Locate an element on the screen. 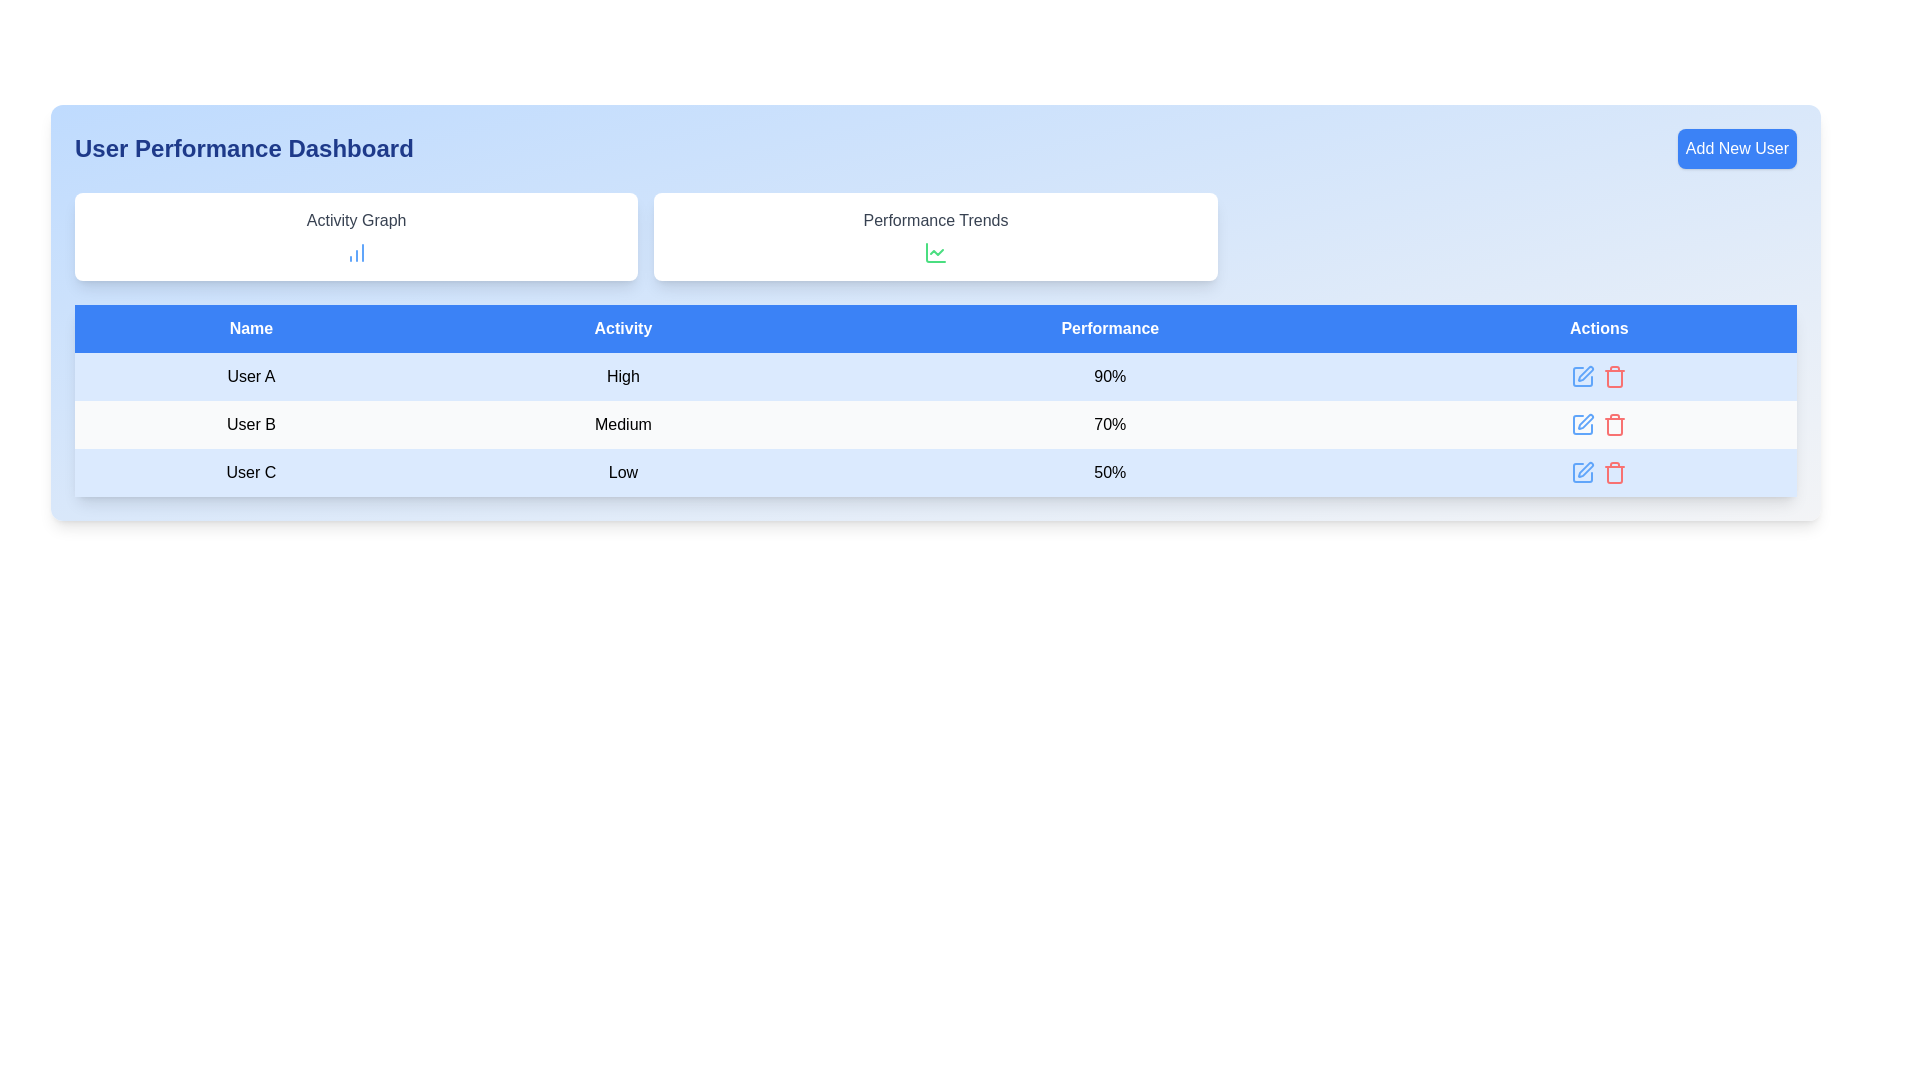  the interactive buttons in the Action panel for 'User A' in the first row of the 'User Performance Dashboard' is located at coordinates (1598, 377).